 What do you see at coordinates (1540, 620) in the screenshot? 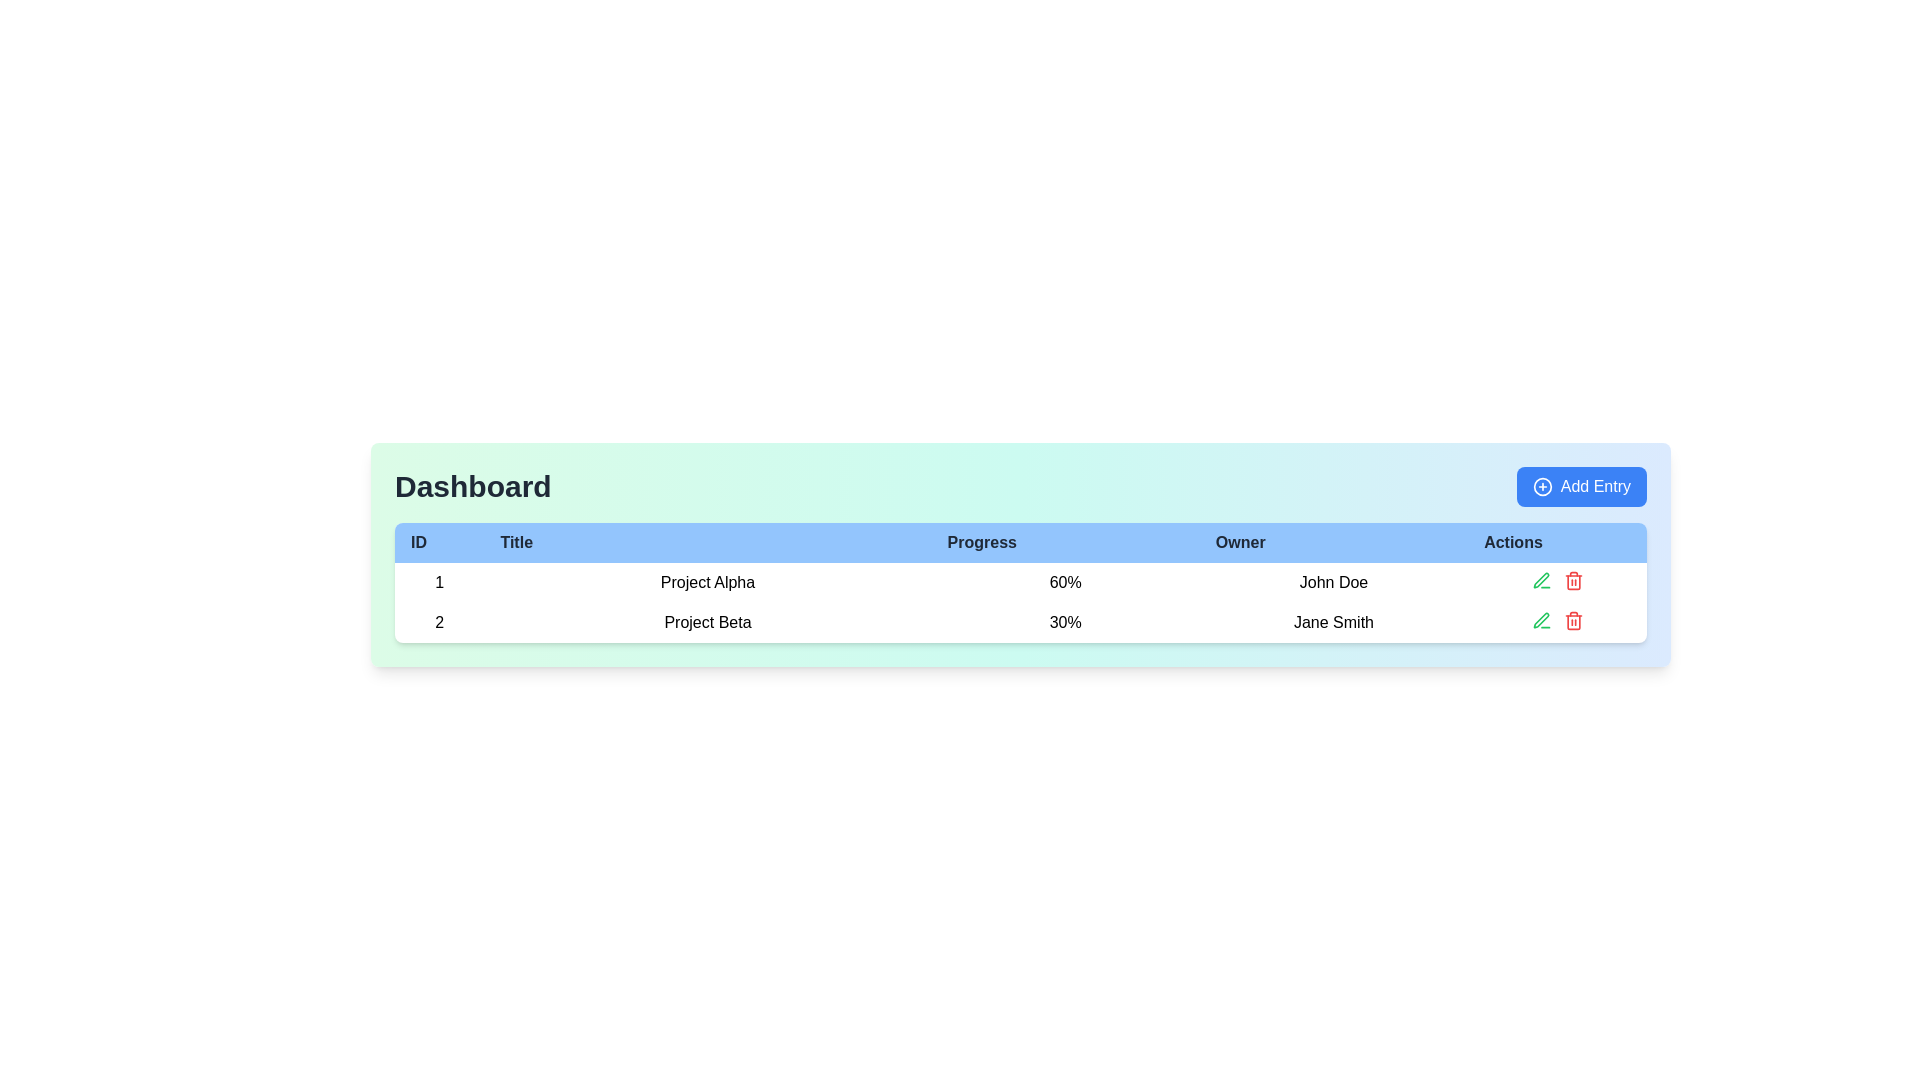
I see `the edit icon button located in the Actions column of the second row of the table under the Dashboard section to initiate the editing interface for that row` at bounding box center [1540, 620].